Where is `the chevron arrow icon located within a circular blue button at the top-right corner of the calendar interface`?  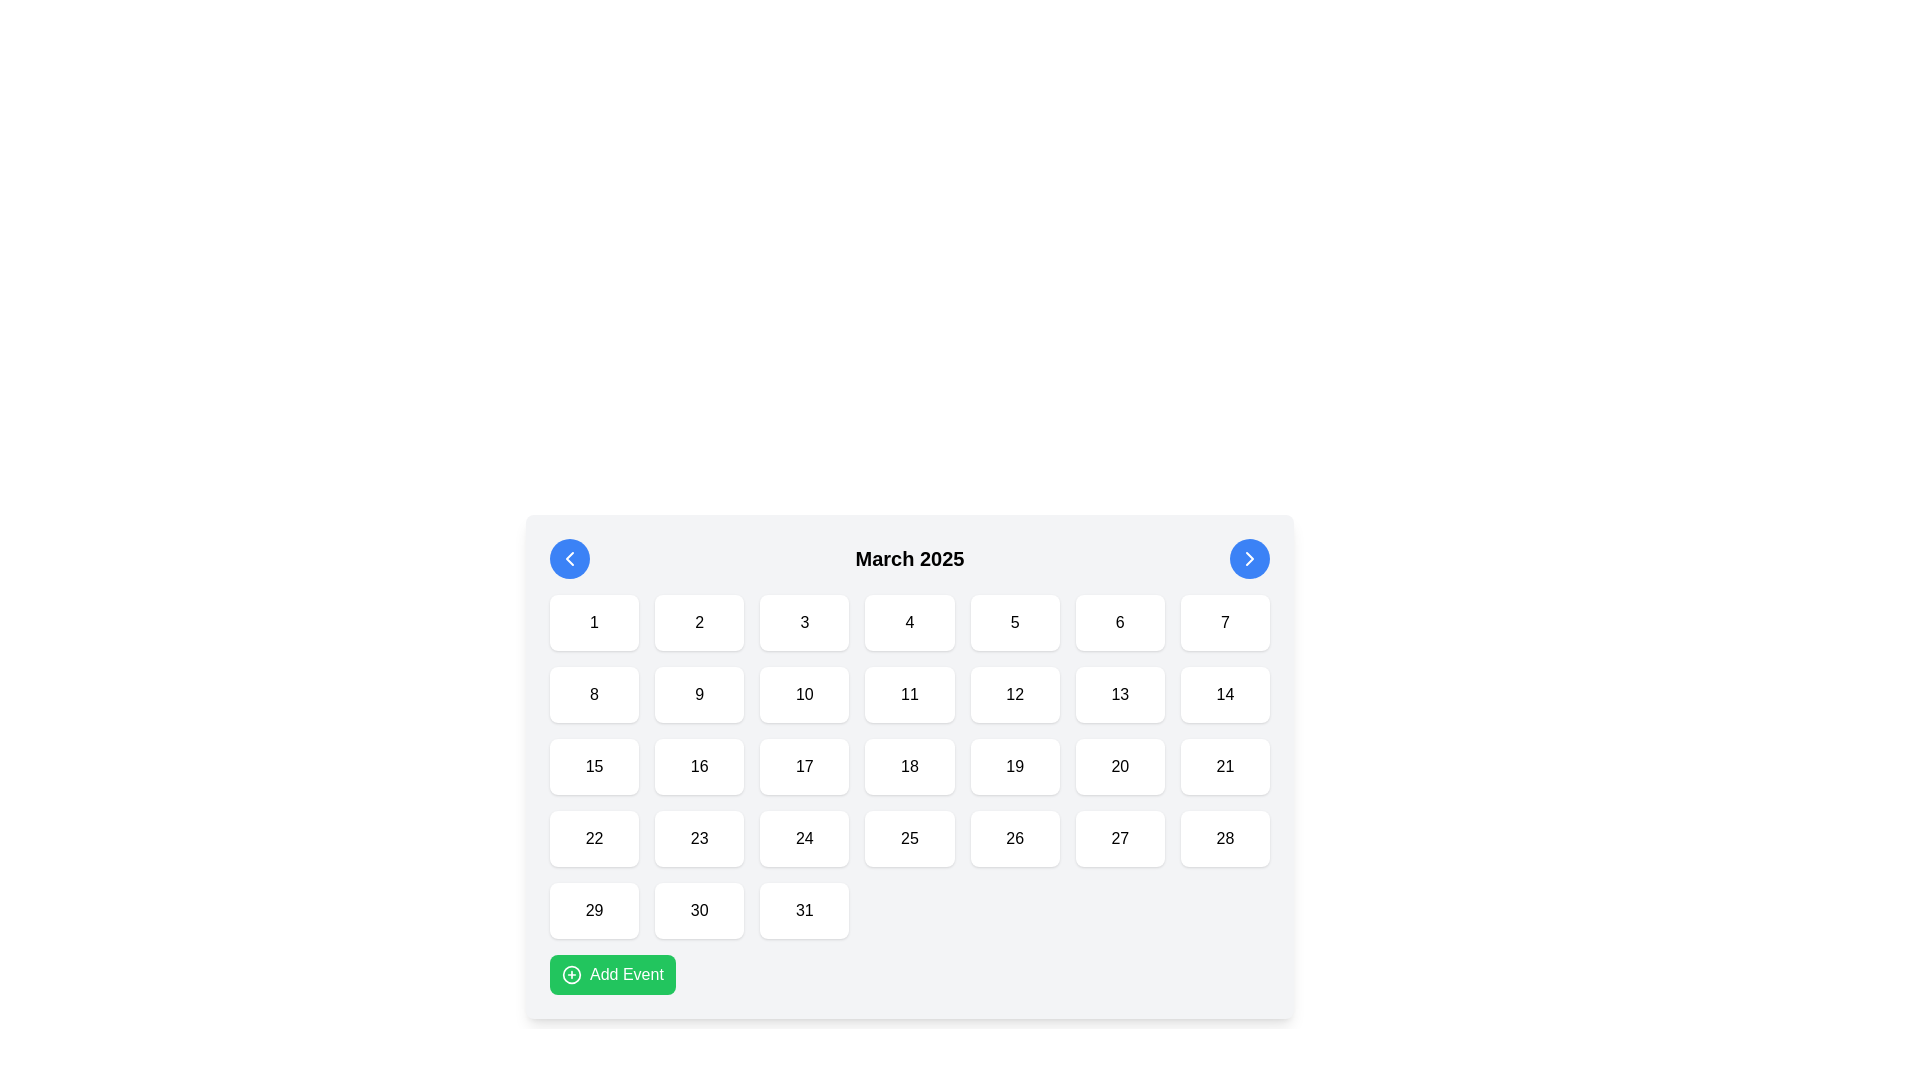 the chevron arrow icon located within a circular blue button at the top-right corner of the calendar interface is located at coordinates (1248, 559).